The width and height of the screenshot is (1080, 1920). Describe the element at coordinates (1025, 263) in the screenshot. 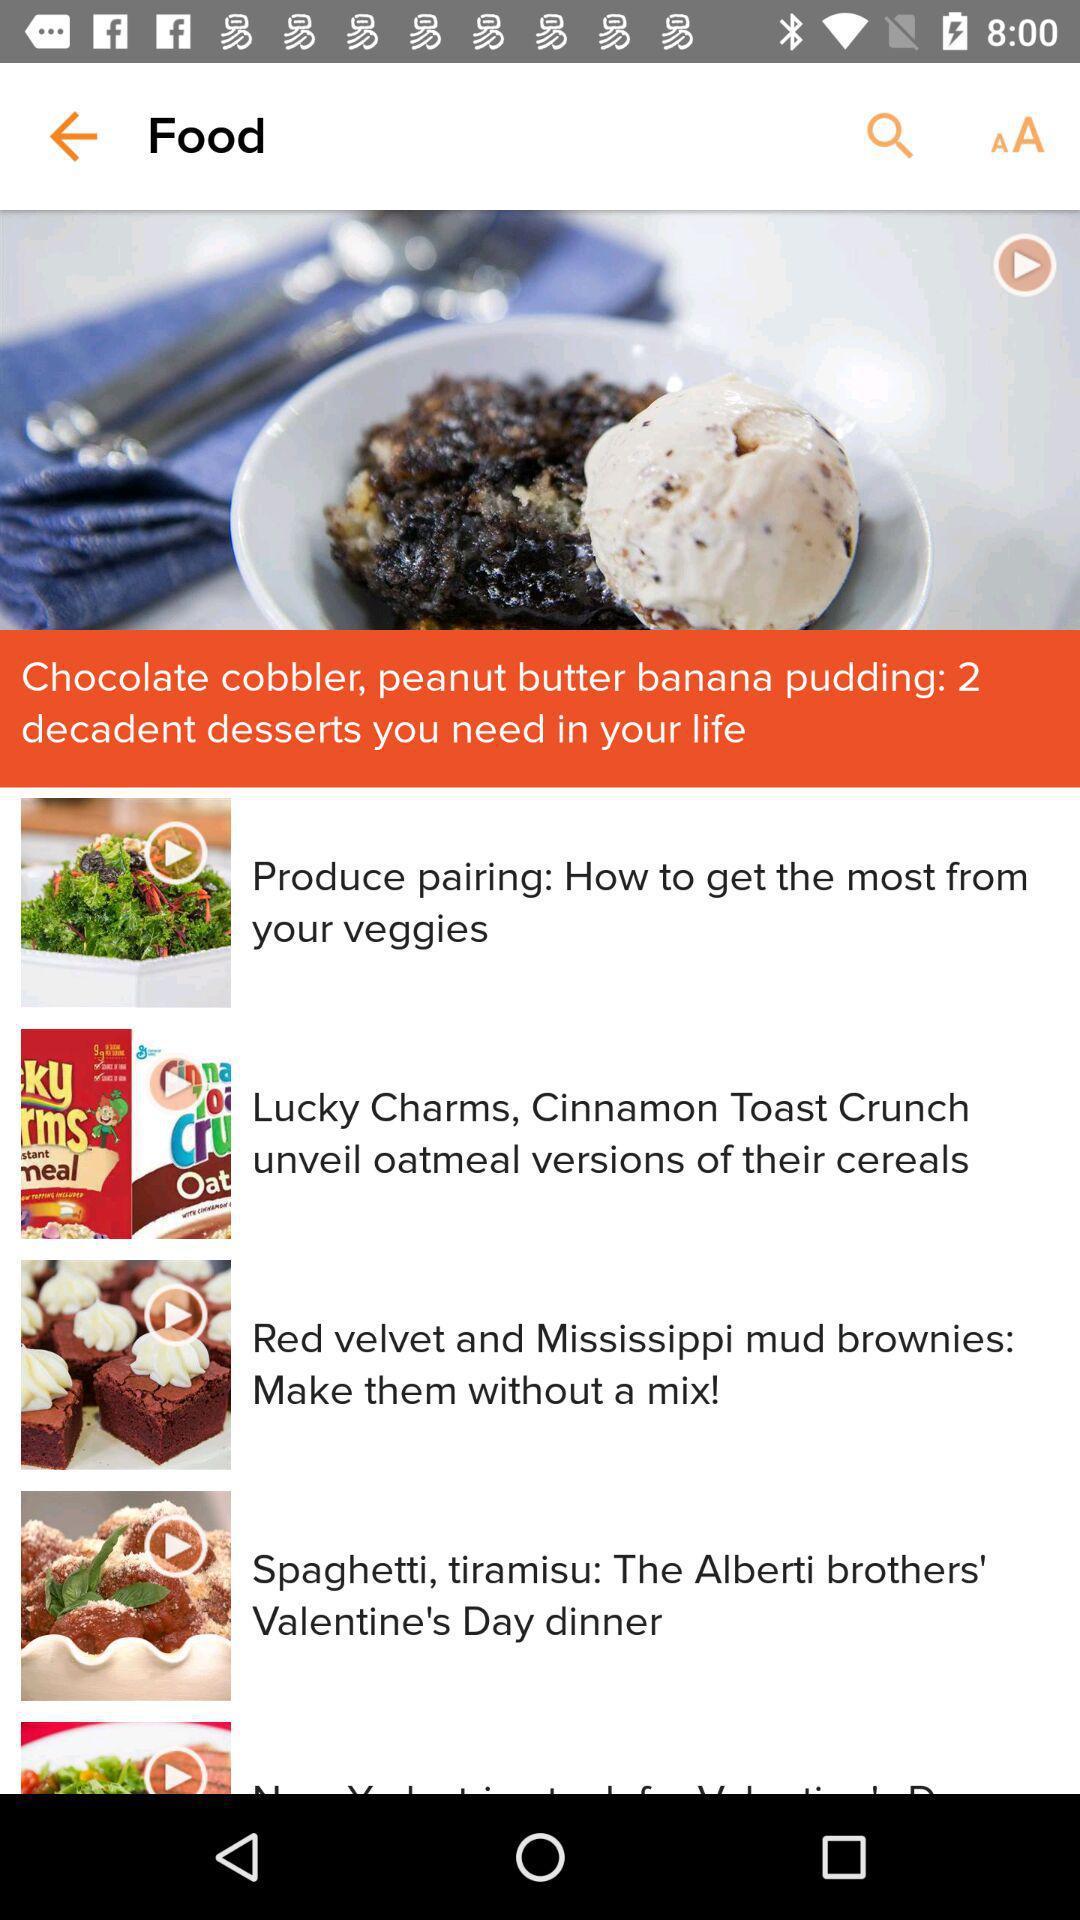

I see `the play button from the top right` at that location.